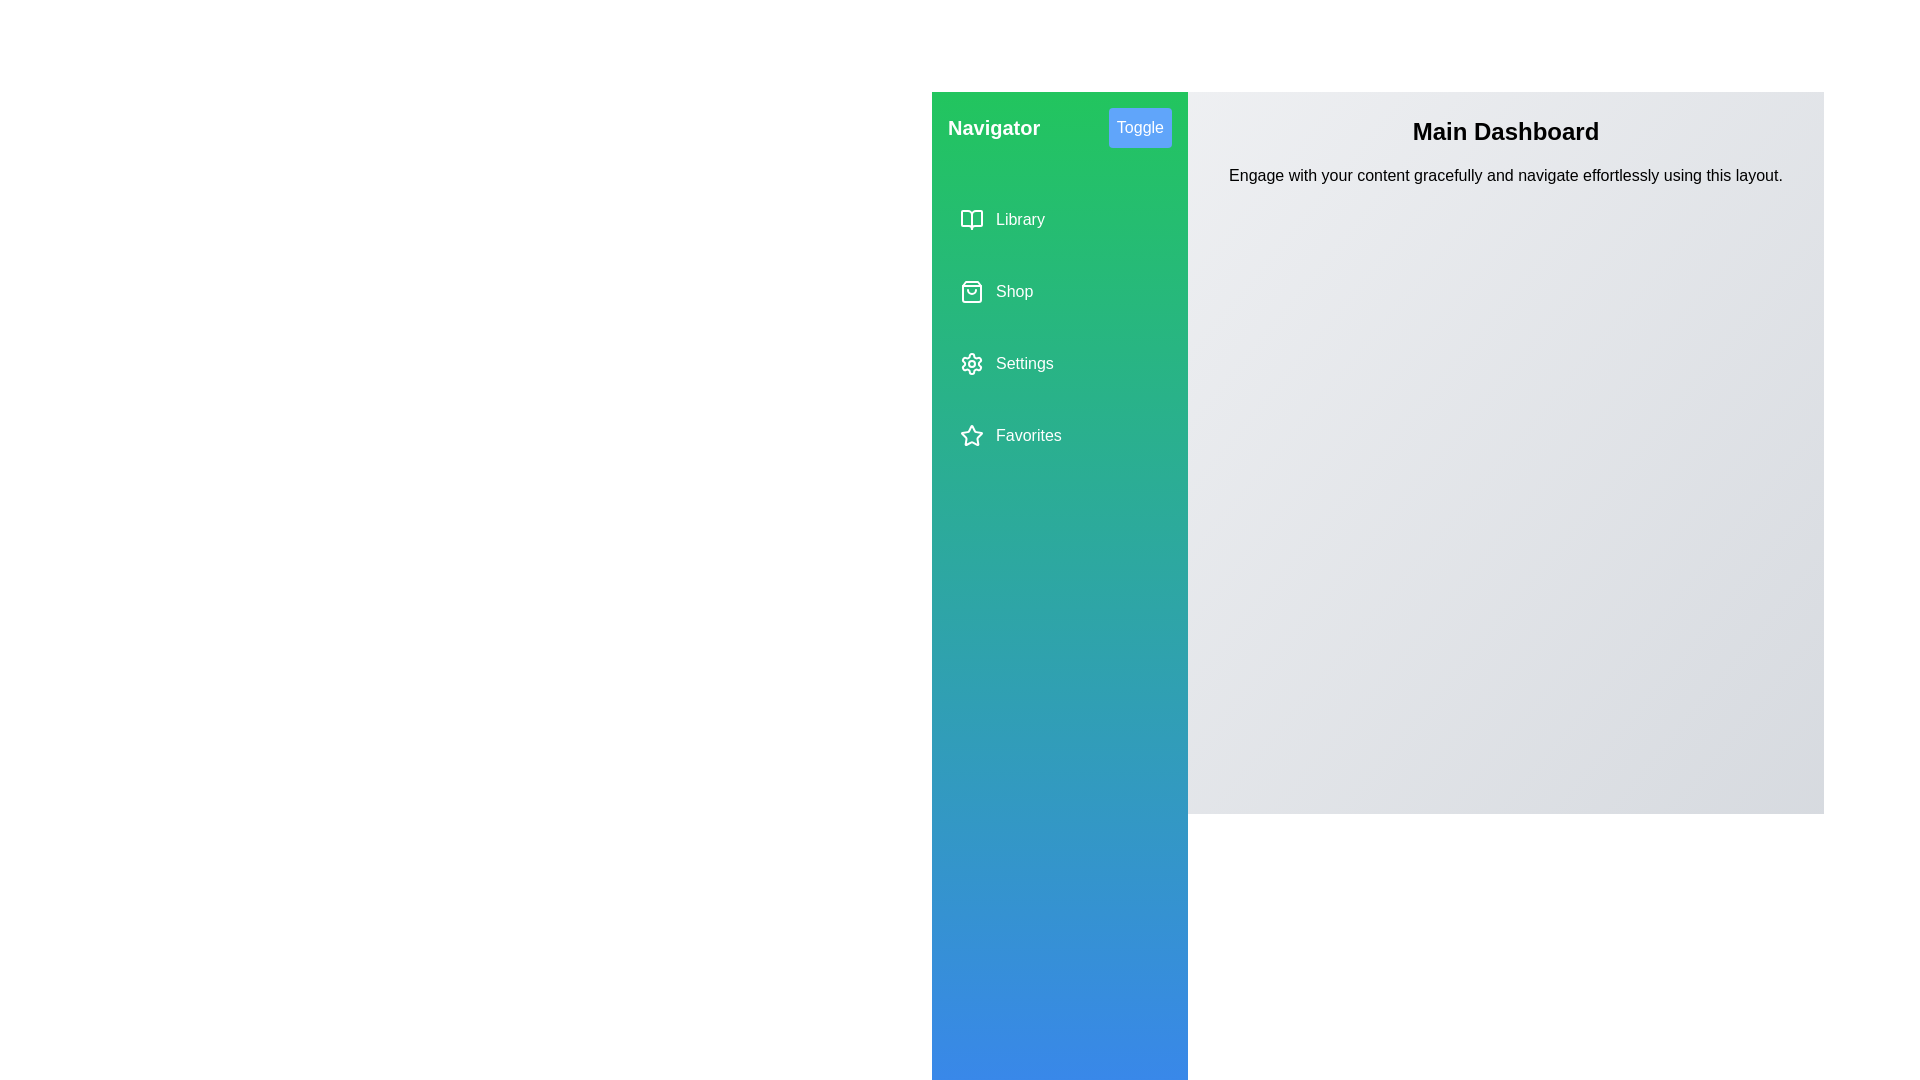 This screenshot has height=1080, width=1920. Describe the element at coordinates (1140, 127) in the screenshot. I see `the 'Toggle' button to toggle the drawer state` at that location.